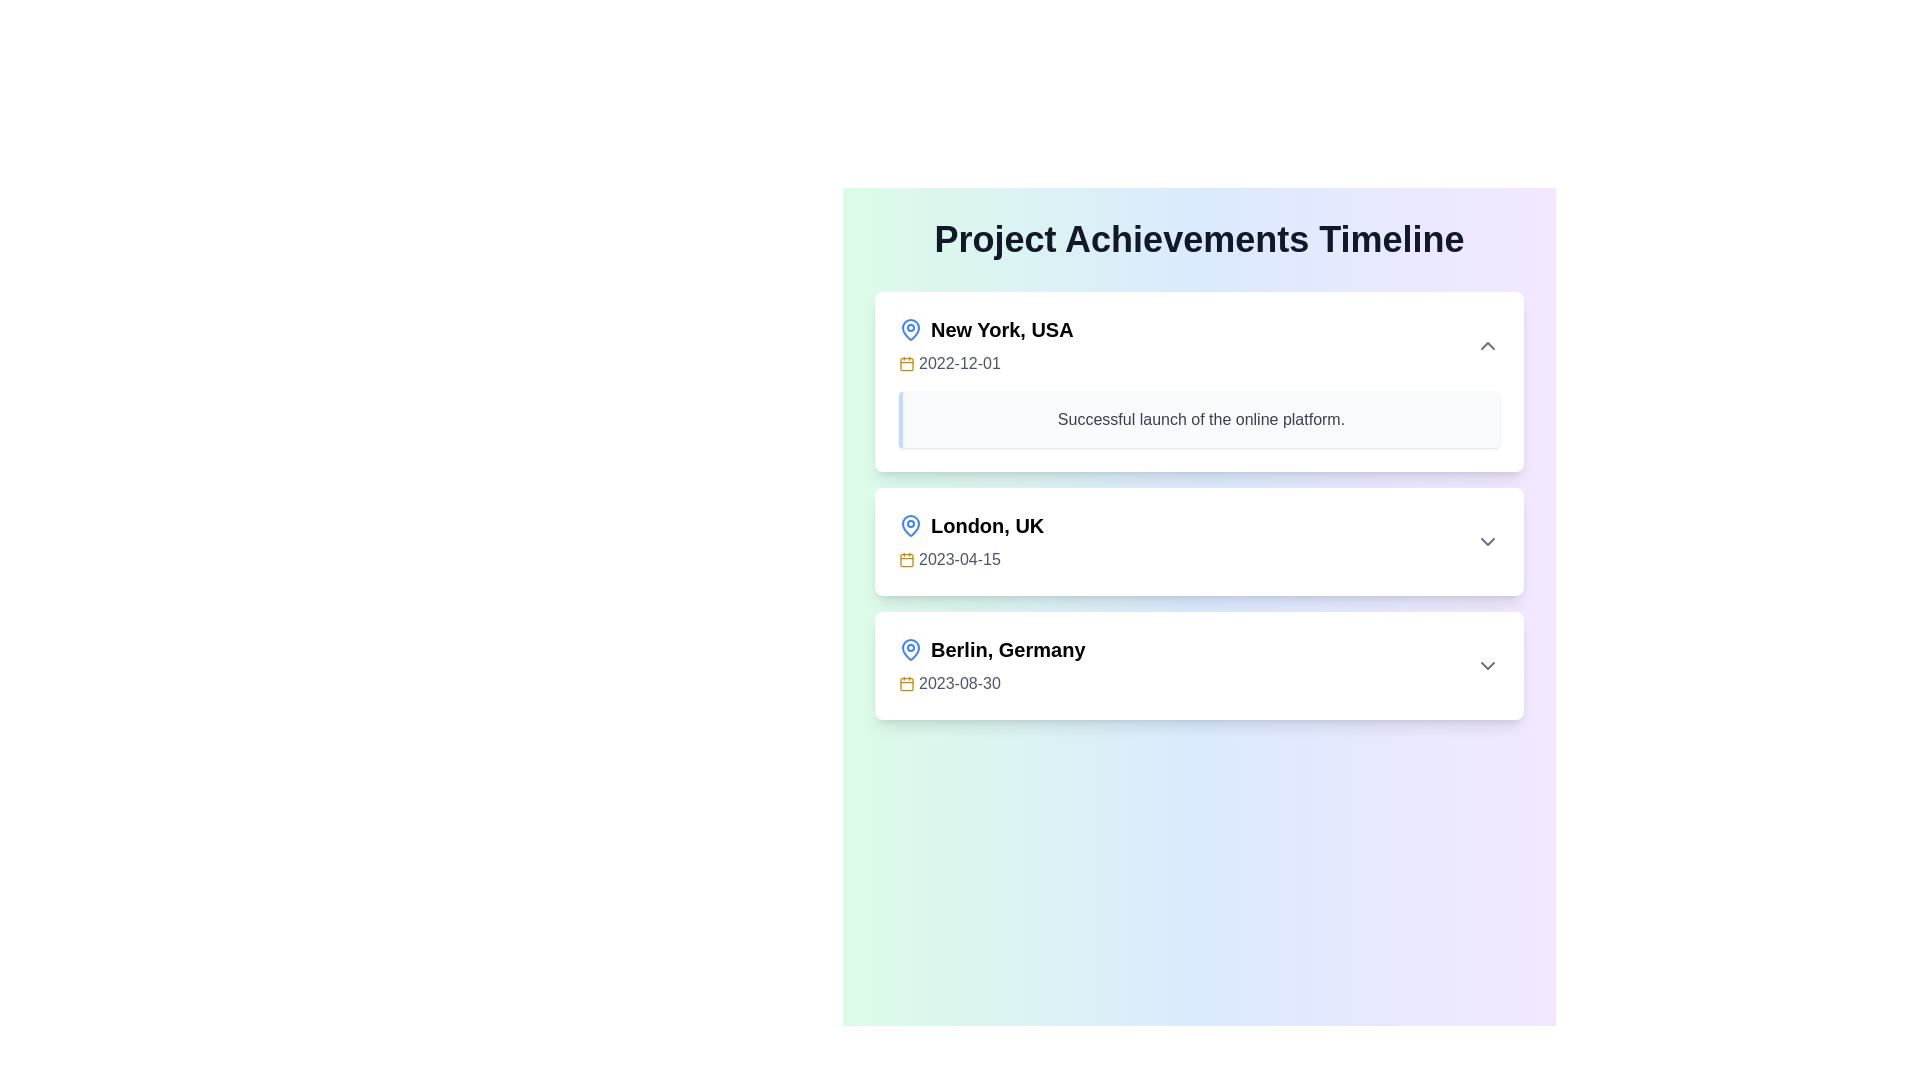 The width and height of the screenshot is (1920, 1080). Describe the element at coordinates (906, 559) in the screenshot. I see `the yellow rounded rectangle background graphic element within the calendar-themed SVG group` at that location.